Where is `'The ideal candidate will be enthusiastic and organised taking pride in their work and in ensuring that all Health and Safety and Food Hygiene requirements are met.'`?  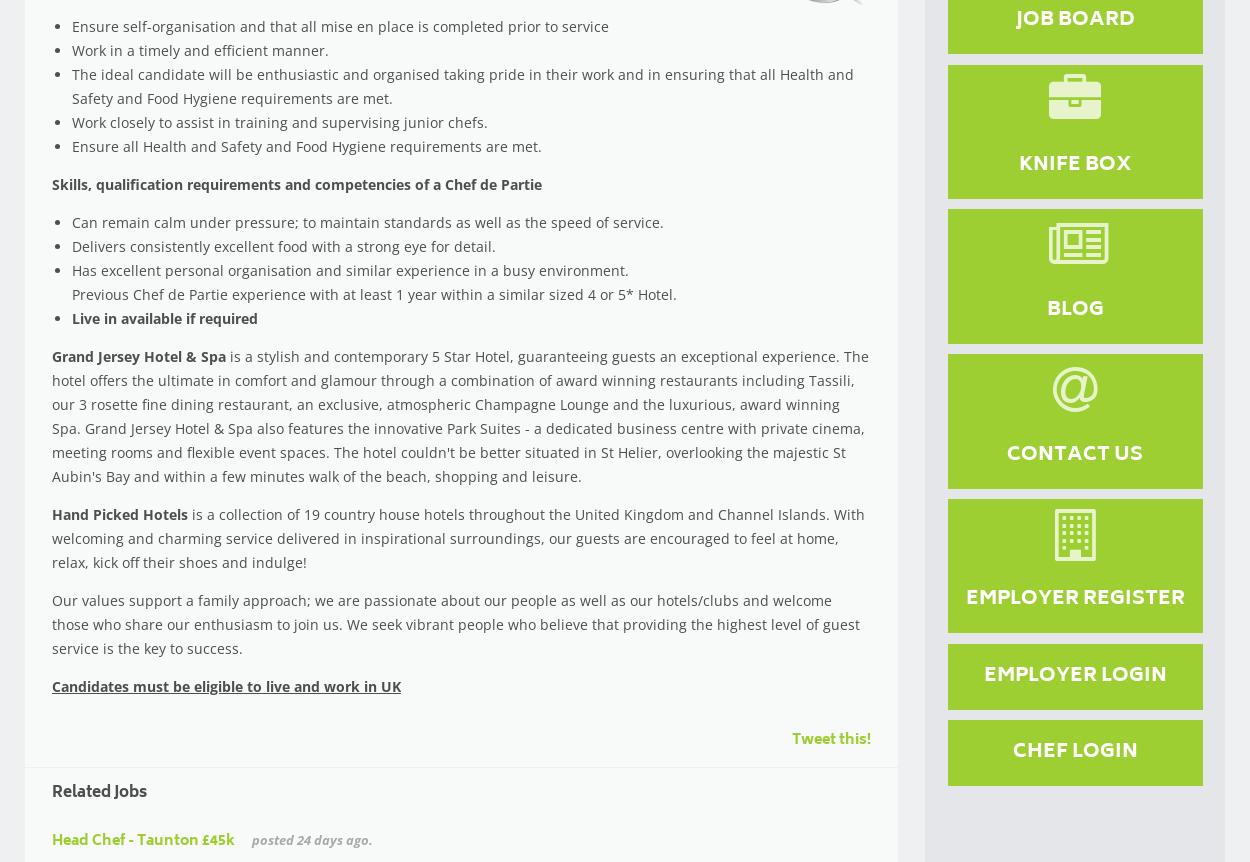
'The ideal candidate will be enthusiastic and organised taking pride in their work and in ensuring that all Health and Safety and Food Hygiene requirements are met.' is located at coordinates (71, 85).